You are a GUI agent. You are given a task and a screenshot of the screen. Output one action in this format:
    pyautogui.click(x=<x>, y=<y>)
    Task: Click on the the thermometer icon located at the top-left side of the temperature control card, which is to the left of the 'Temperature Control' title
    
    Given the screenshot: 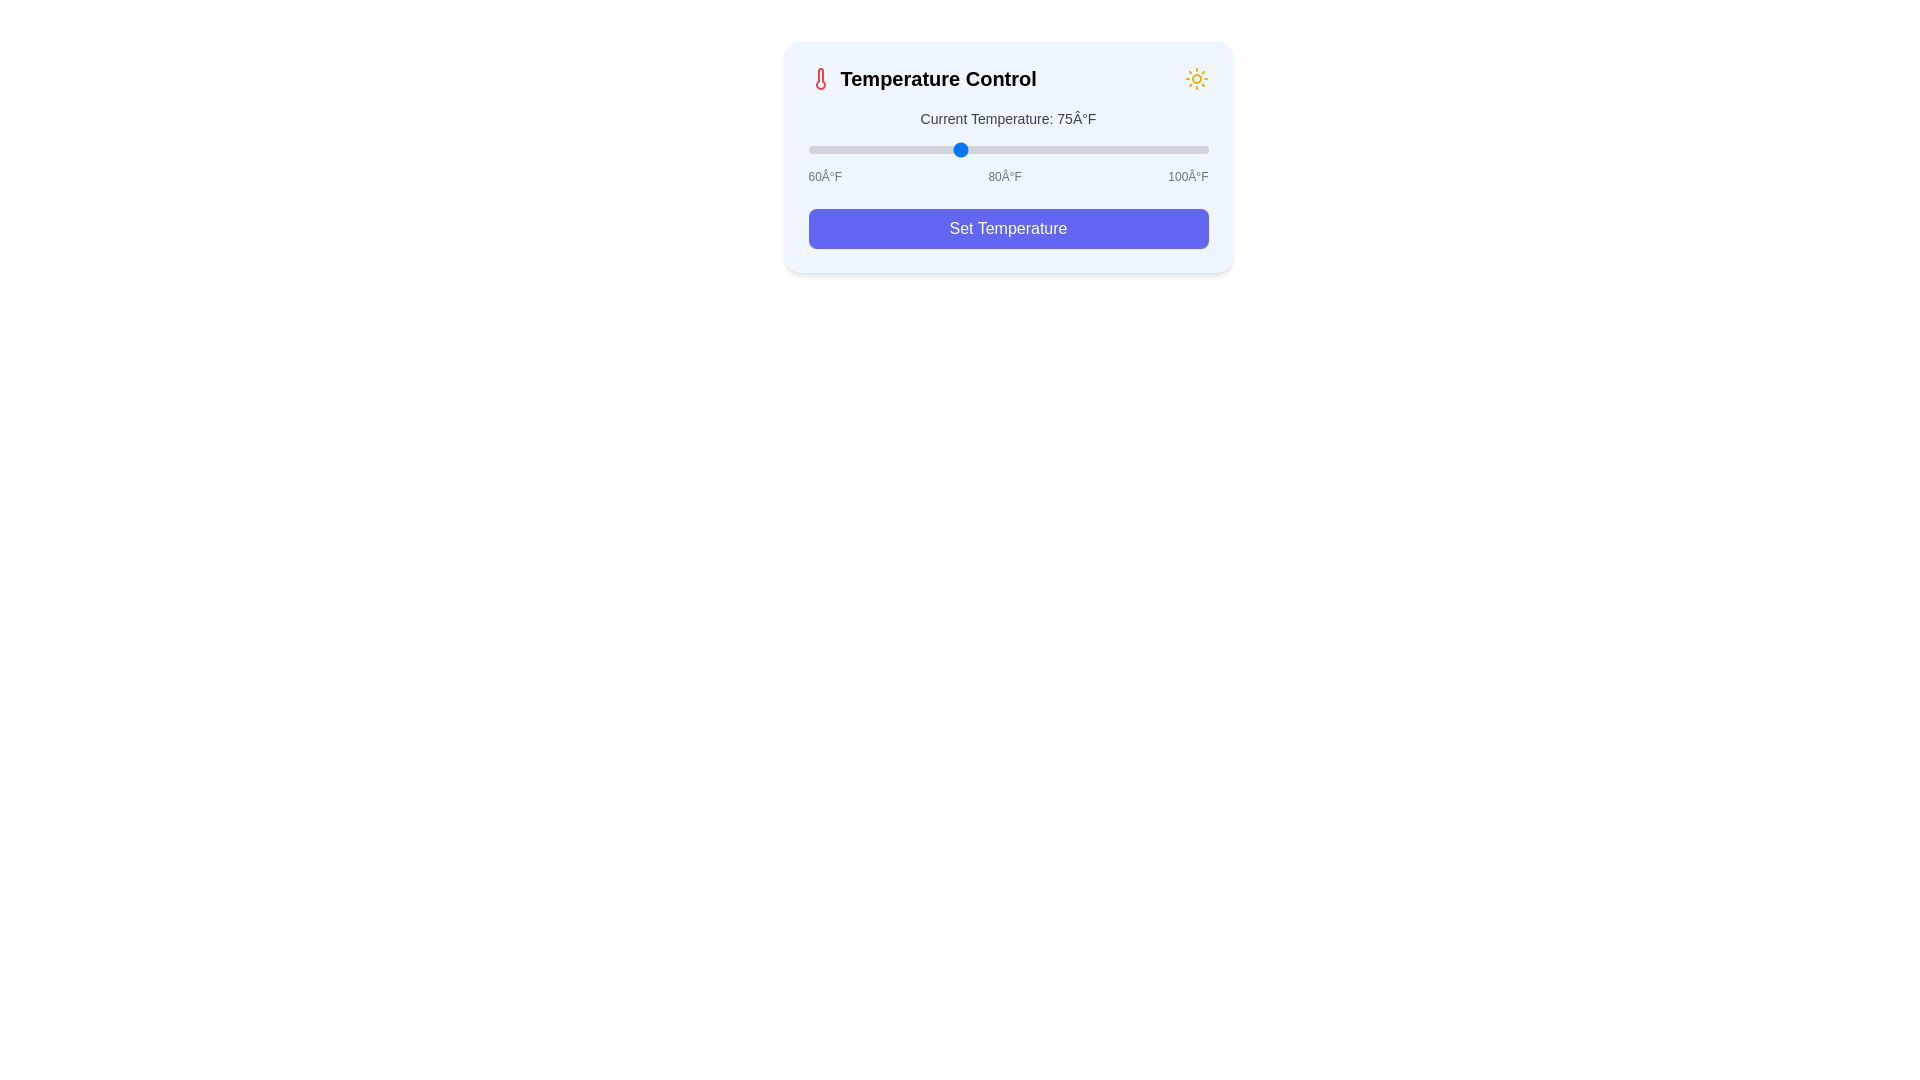 What is the action you would take?
    pyautogui.click(x=820, y=77)
    